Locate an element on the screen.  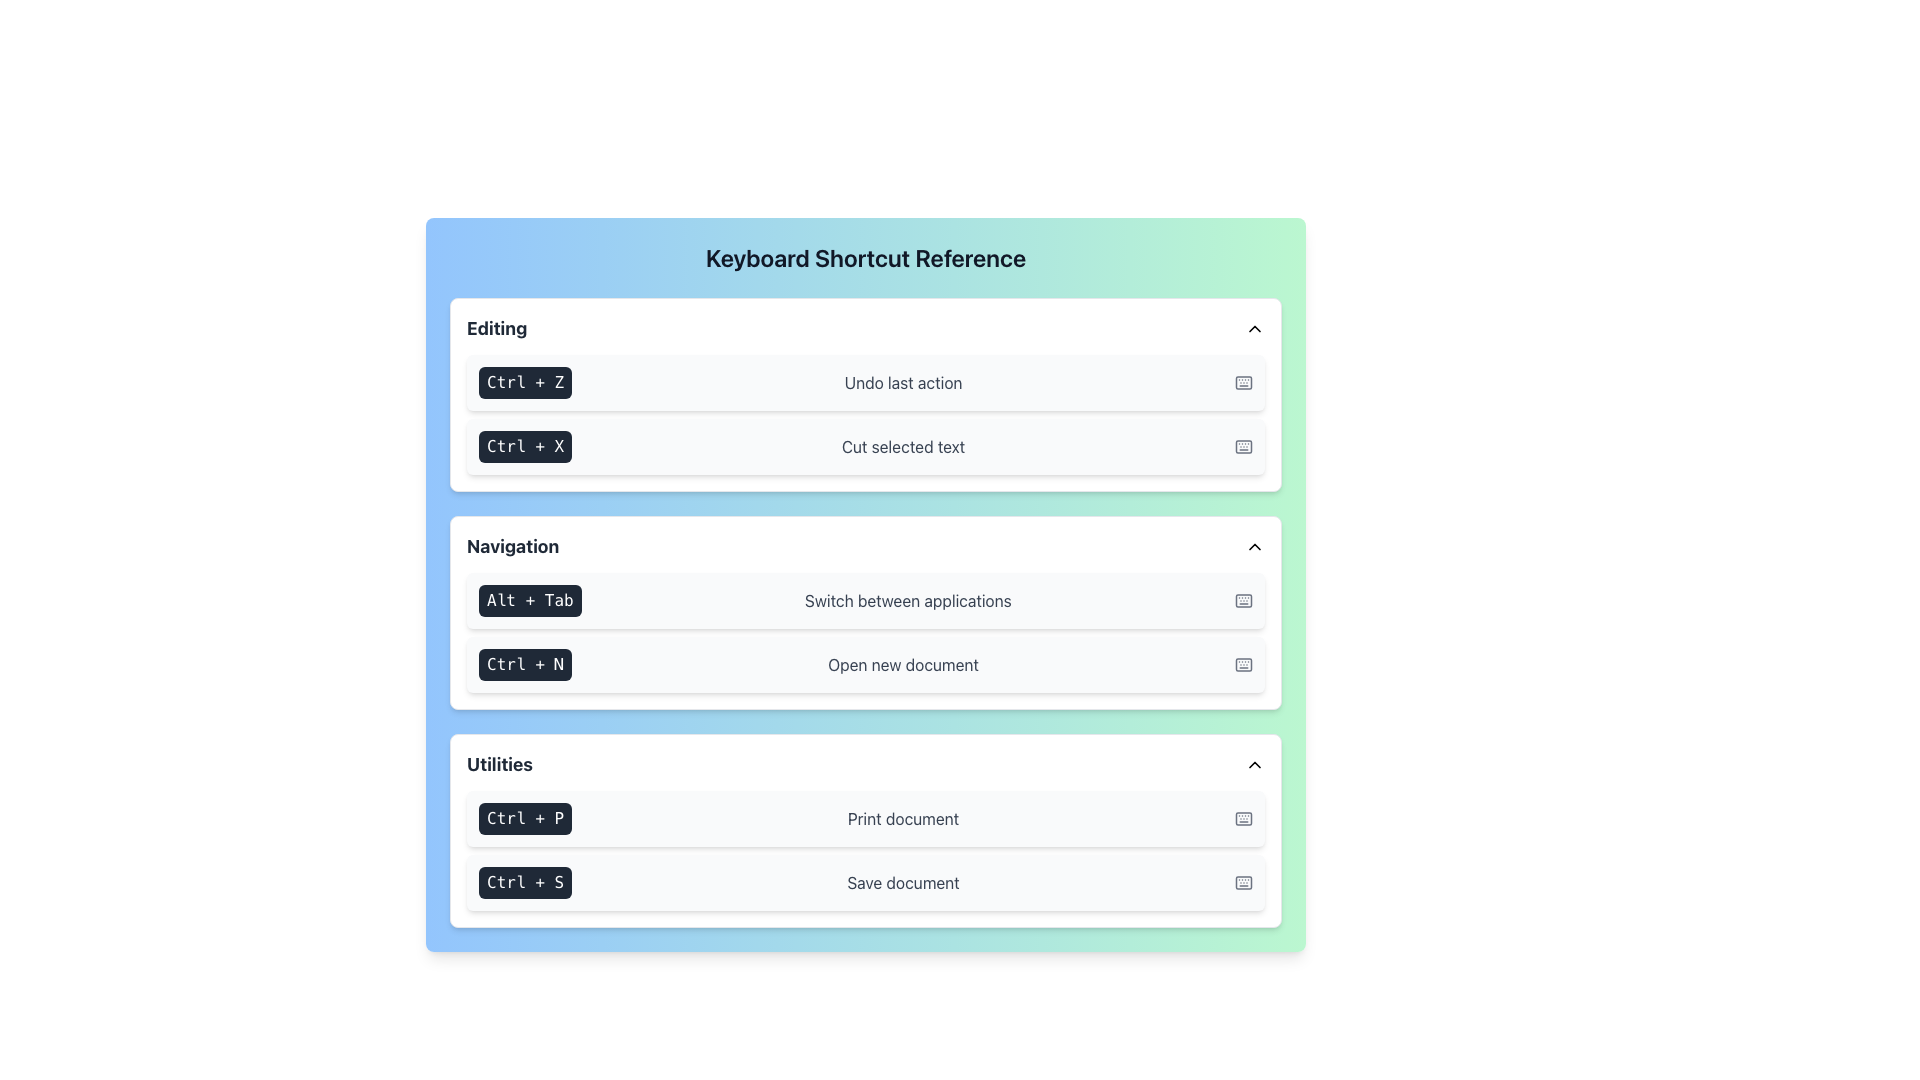
keyboard shortcut description from the first row item under the 'Utilities' section, which contains the dark button with white text 'Ctrl + P', grey text 'Print document', and a small keyboard icon is located at coordinates (865, 818).